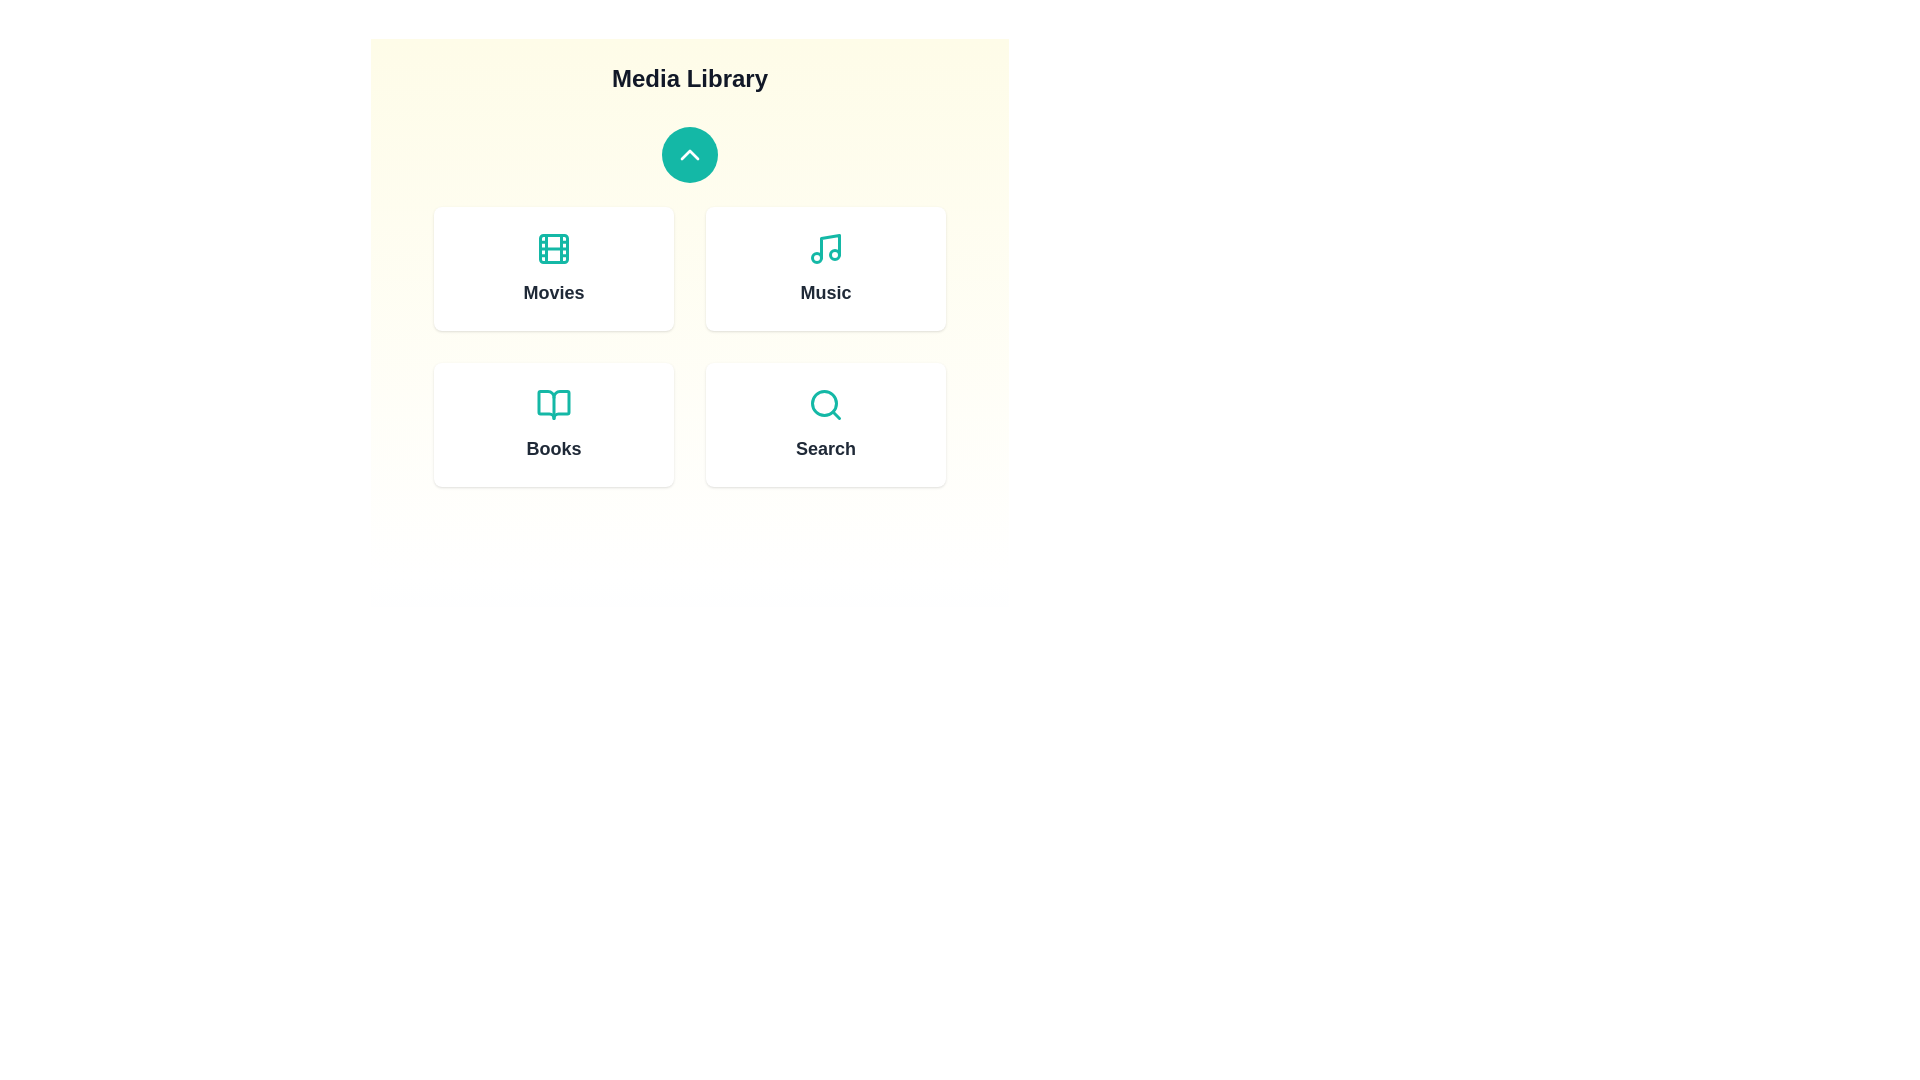 The height and width of the screenshot is (1080, 1920). What do you see at coordinates (553, 423) in the screenshot?
I see `the section card labeled Books` at bounding box center [553, 423].